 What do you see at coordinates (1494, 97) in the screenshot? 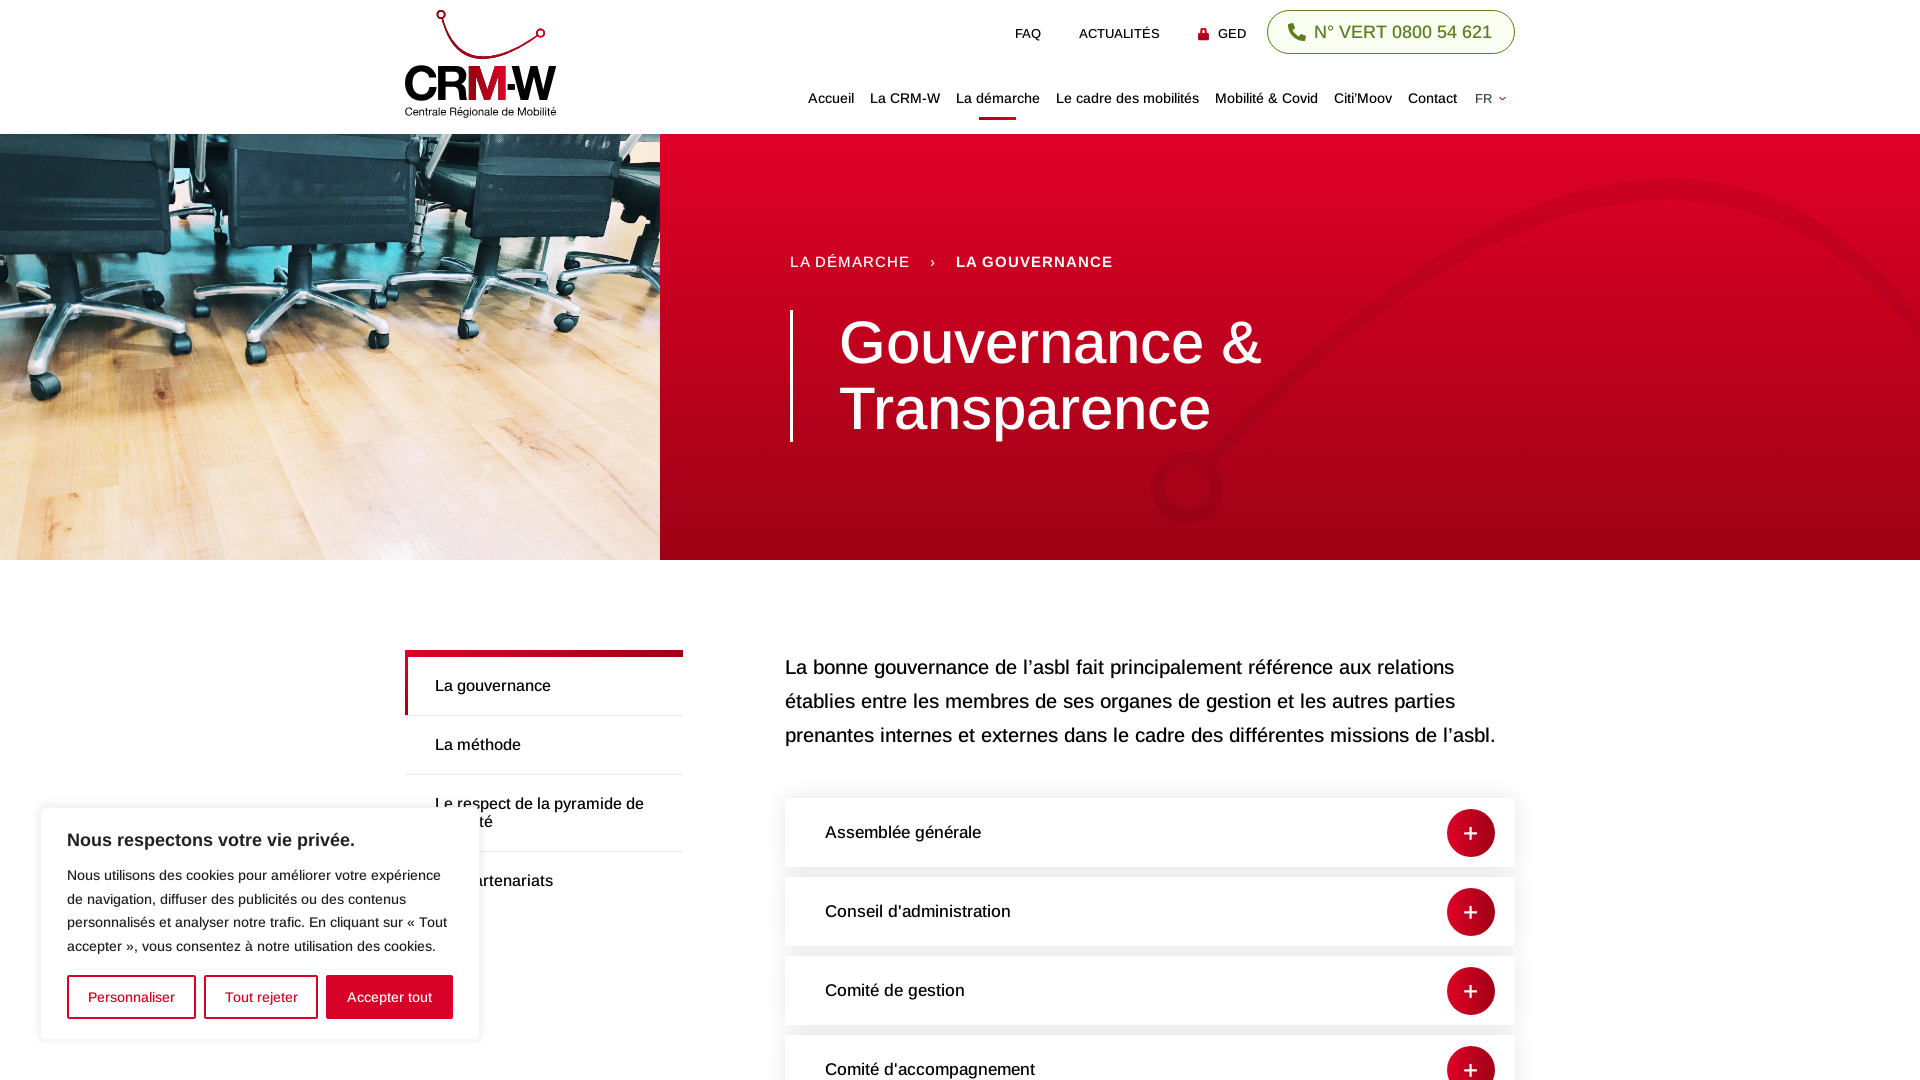
I see `'FR'` at bounding box center [1494, 97].